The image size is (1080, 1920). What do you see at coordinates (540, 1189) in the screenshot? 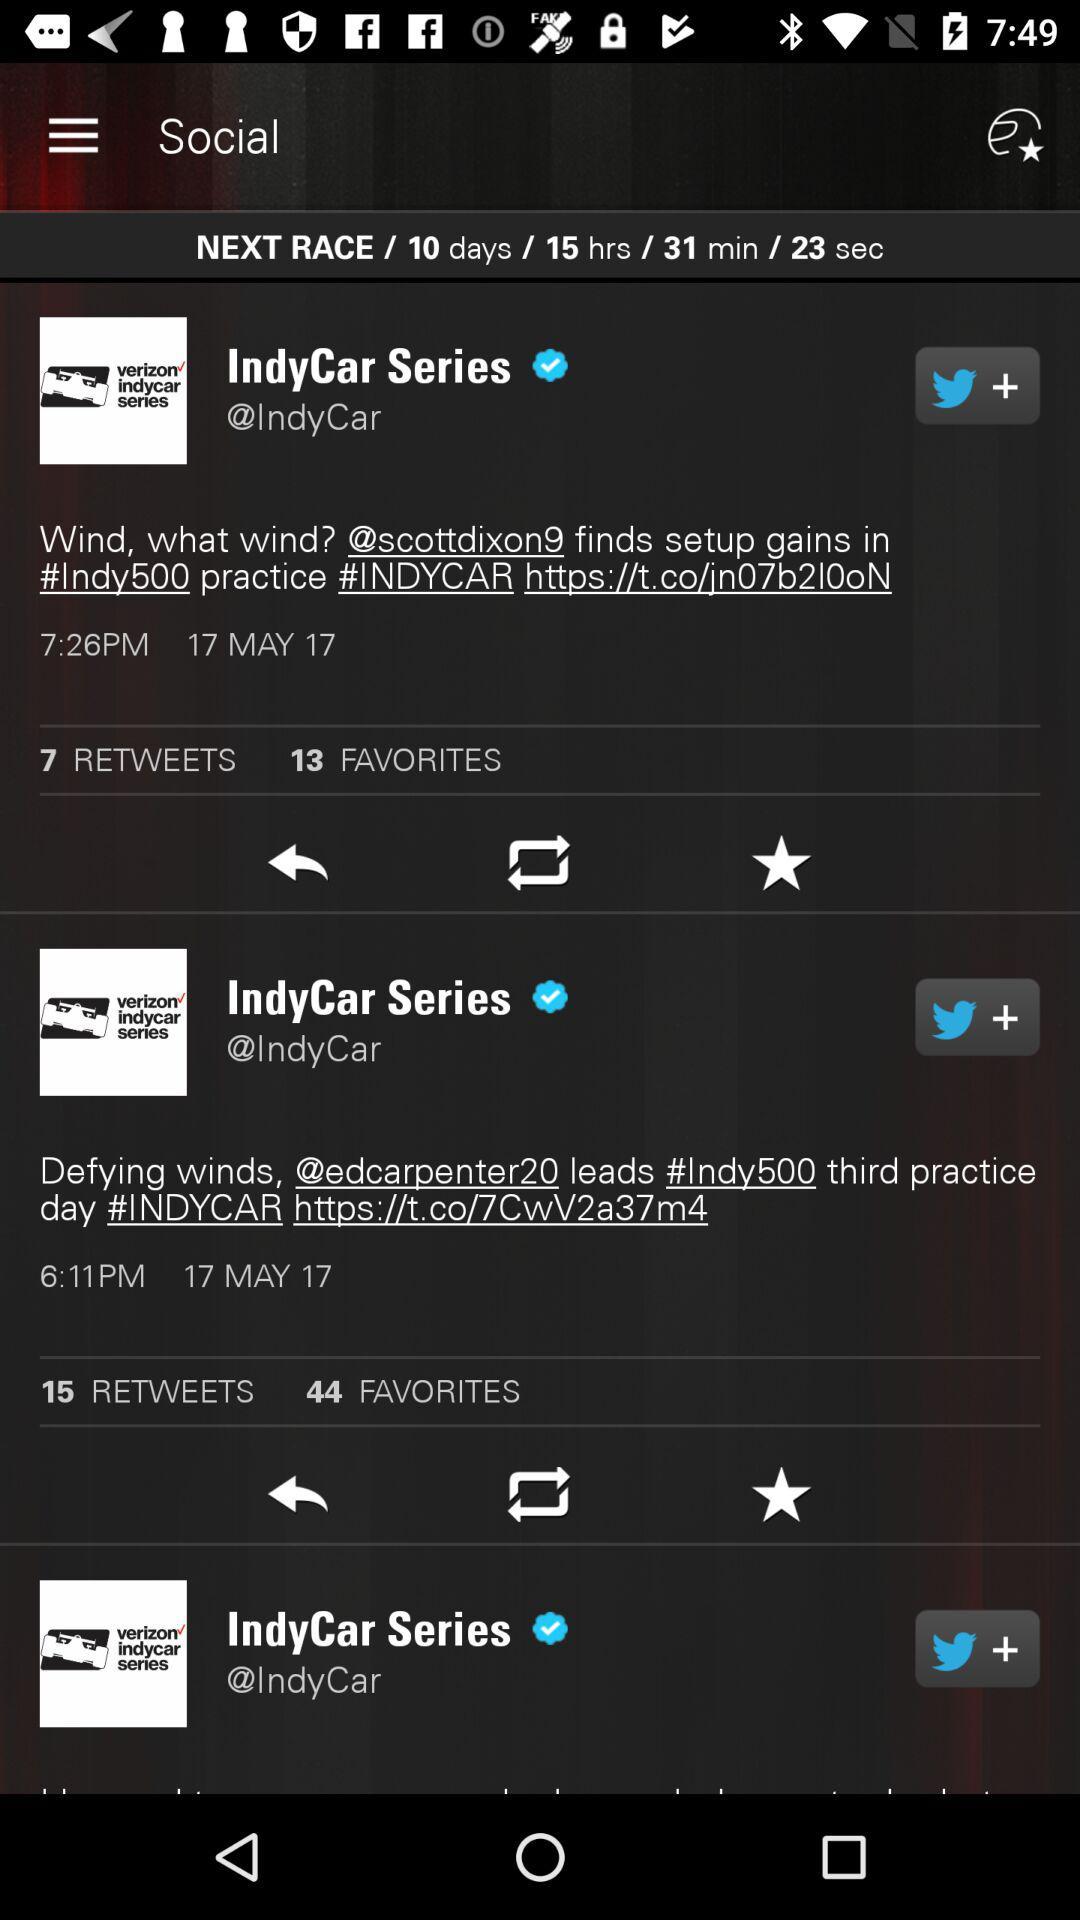
I see `icon above 6 11pm 17 item` at bounding box center [540, 1189].